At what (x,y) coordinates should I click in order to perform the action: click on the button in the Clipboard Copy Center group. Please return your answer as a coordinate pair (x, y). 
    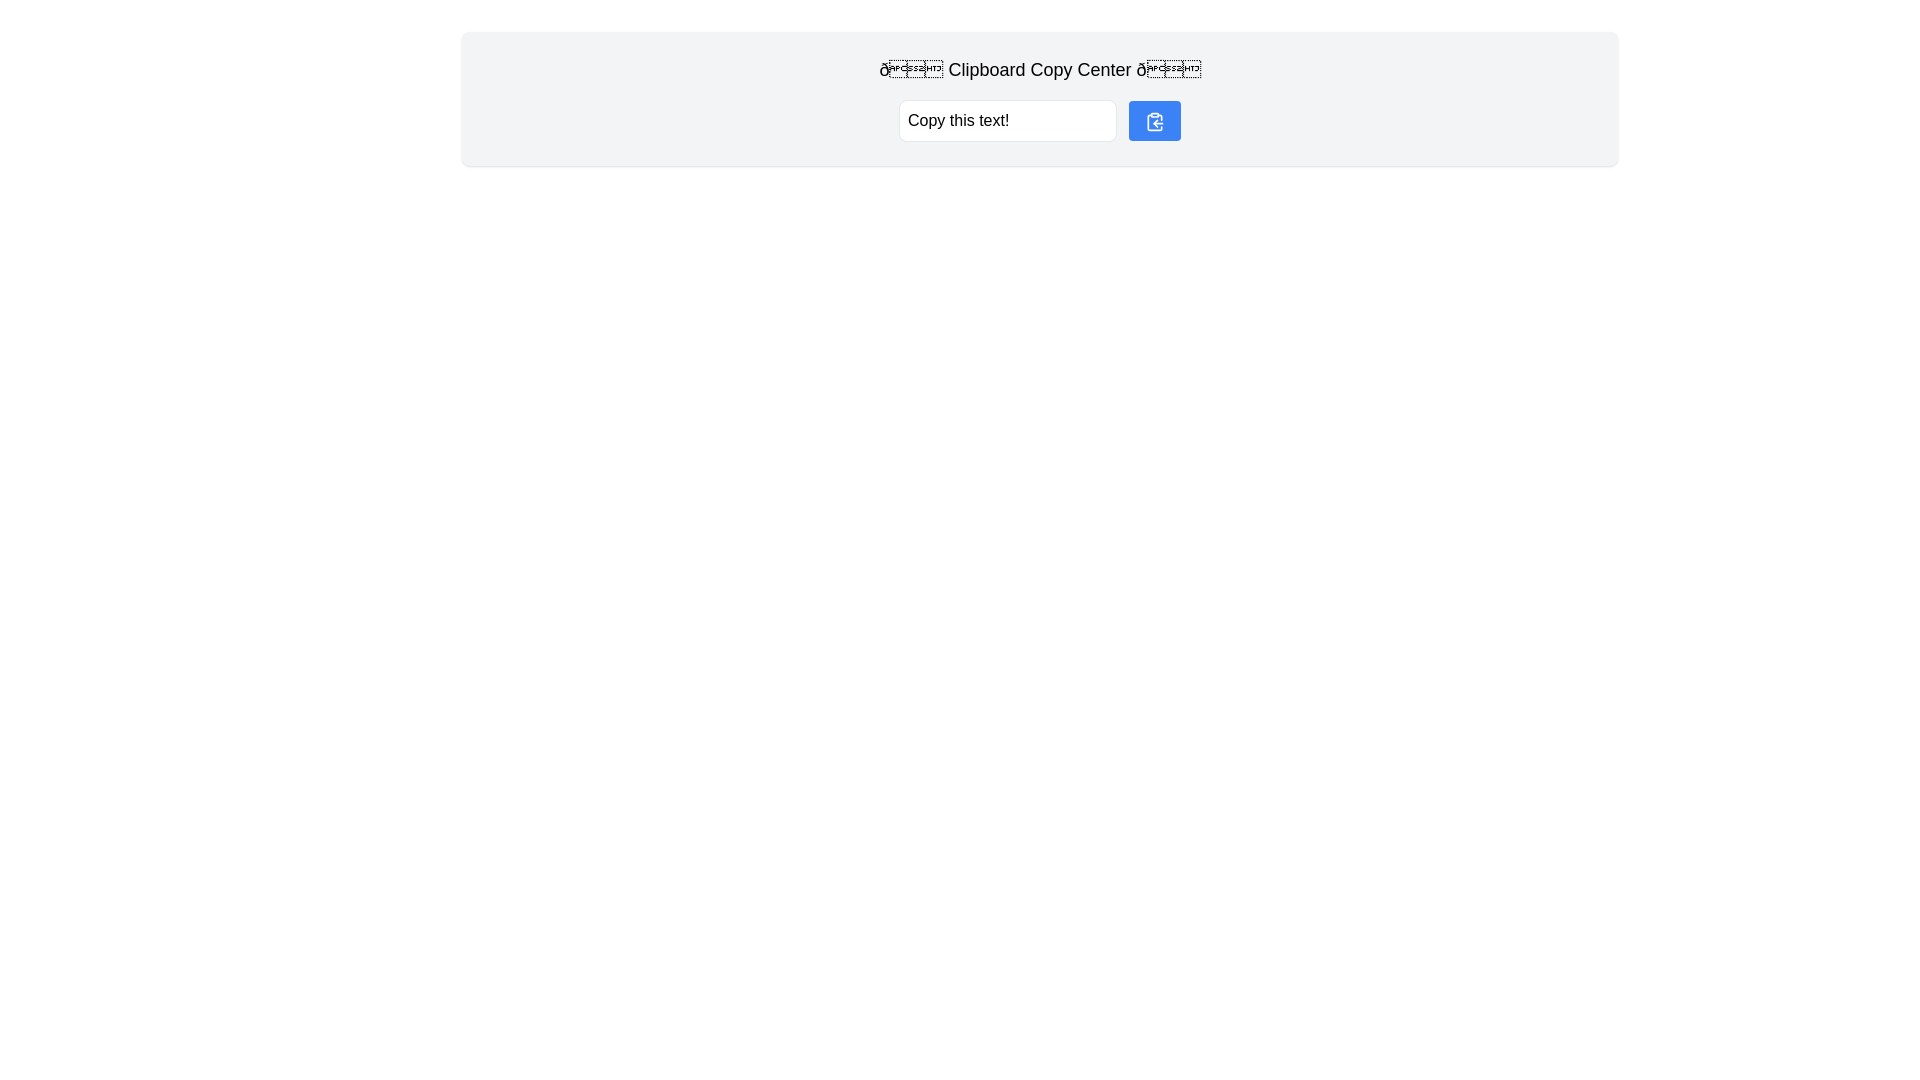
    Looking at the image, I should click on (1040, 120).